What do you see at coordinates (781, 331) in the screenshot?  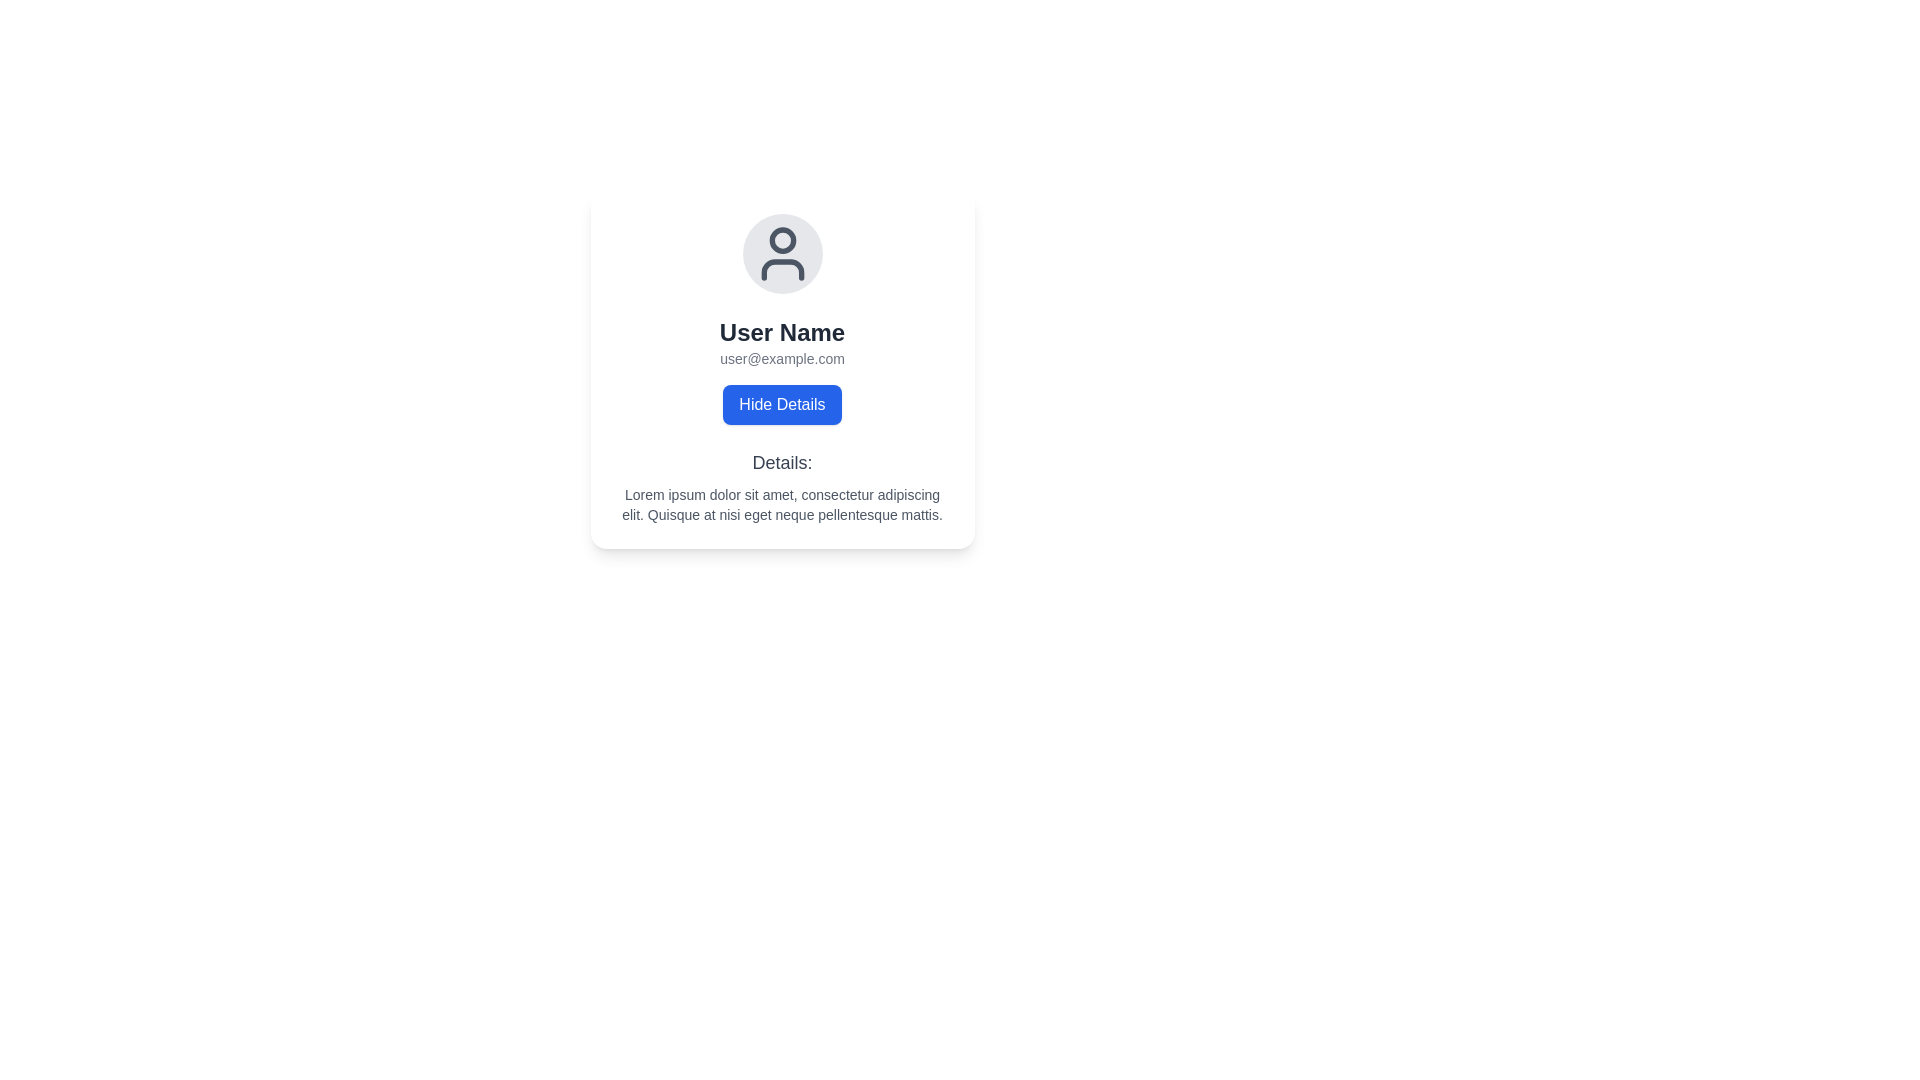 I see `the user's name text label, which is prominently displayed below the avatar icon and above the email address in the centered card component` at bounding box center [781, 331].